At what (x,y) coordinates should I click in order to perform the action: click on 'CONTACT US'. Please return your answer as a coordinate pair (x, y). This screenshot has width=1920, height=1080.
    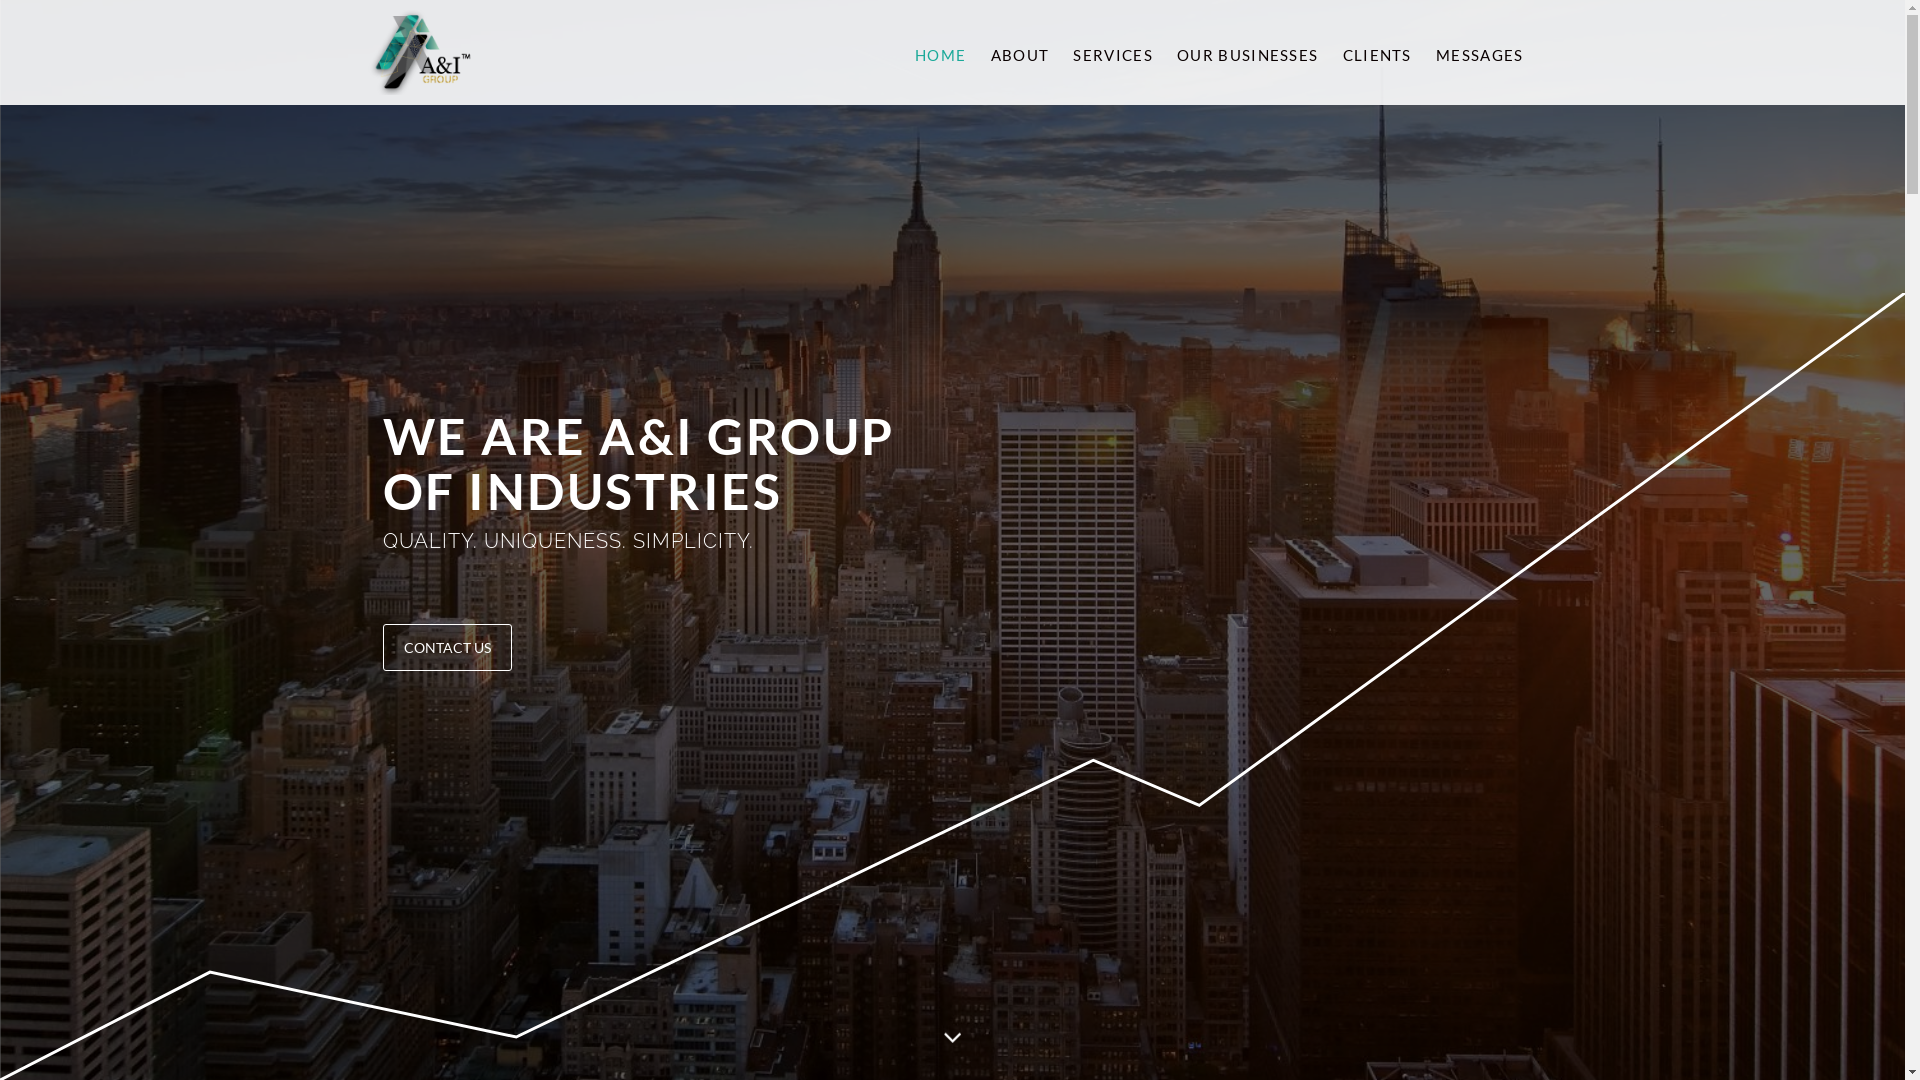
    Looking at the image, I should click on (445, 647).